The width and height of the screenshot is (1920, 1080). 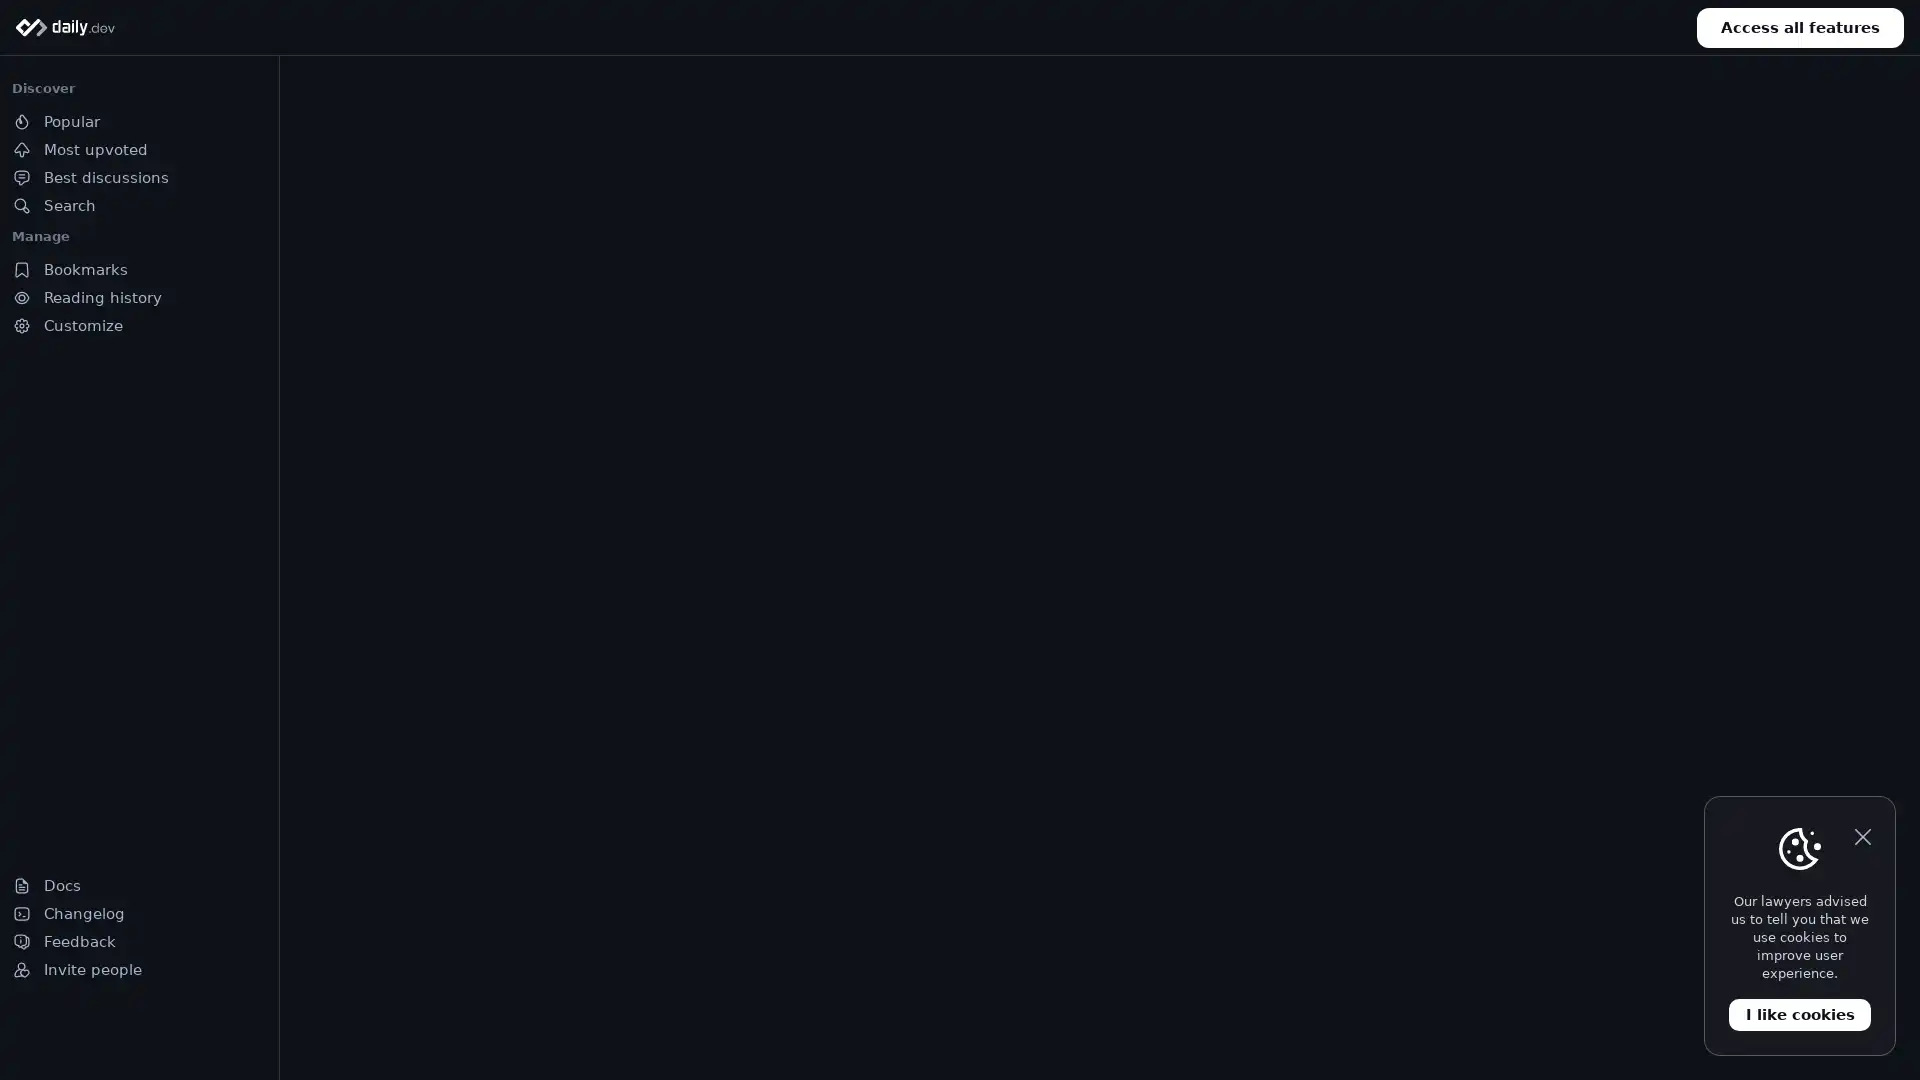 What do you see at coordinates (1855, 1032) in the screenshot?
I see `scroll to top` at bounding box center [1855, 1032].